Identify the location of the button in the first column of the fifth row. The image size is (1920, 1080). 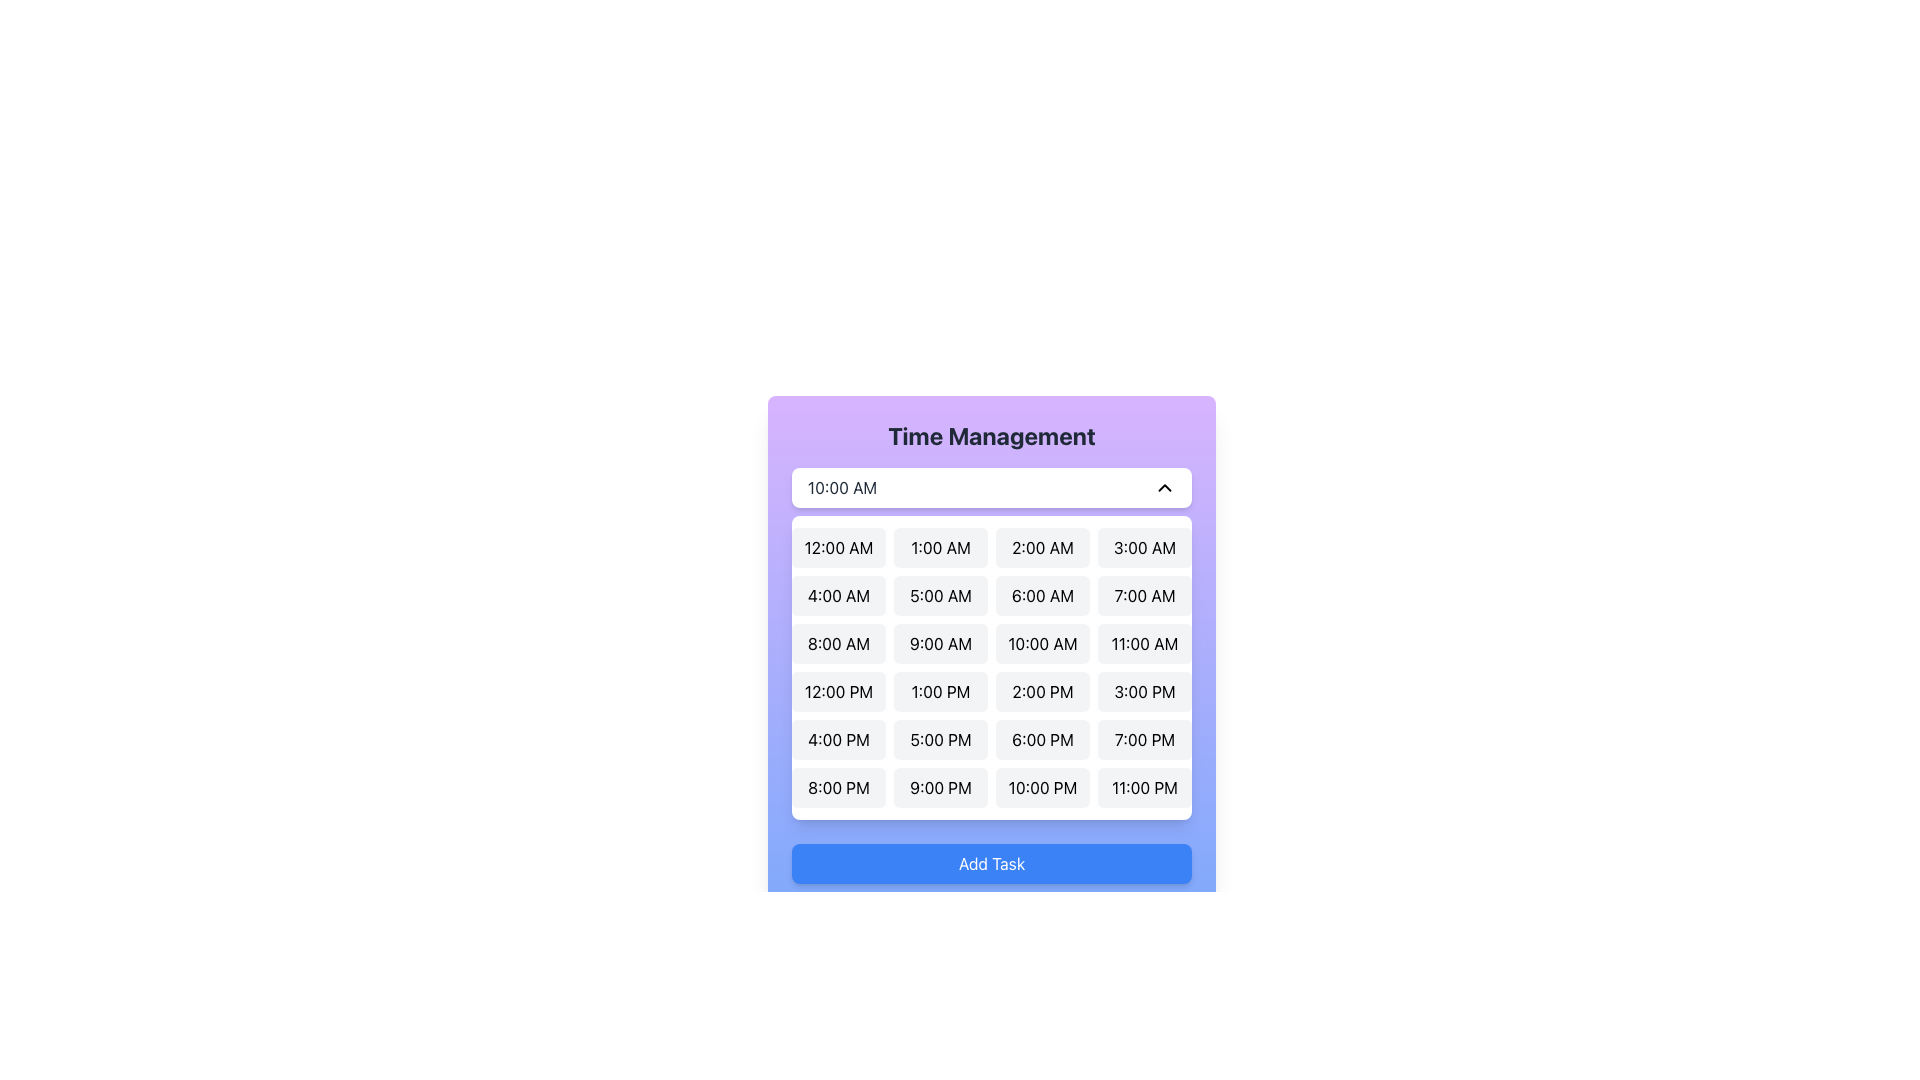
(839, 740).